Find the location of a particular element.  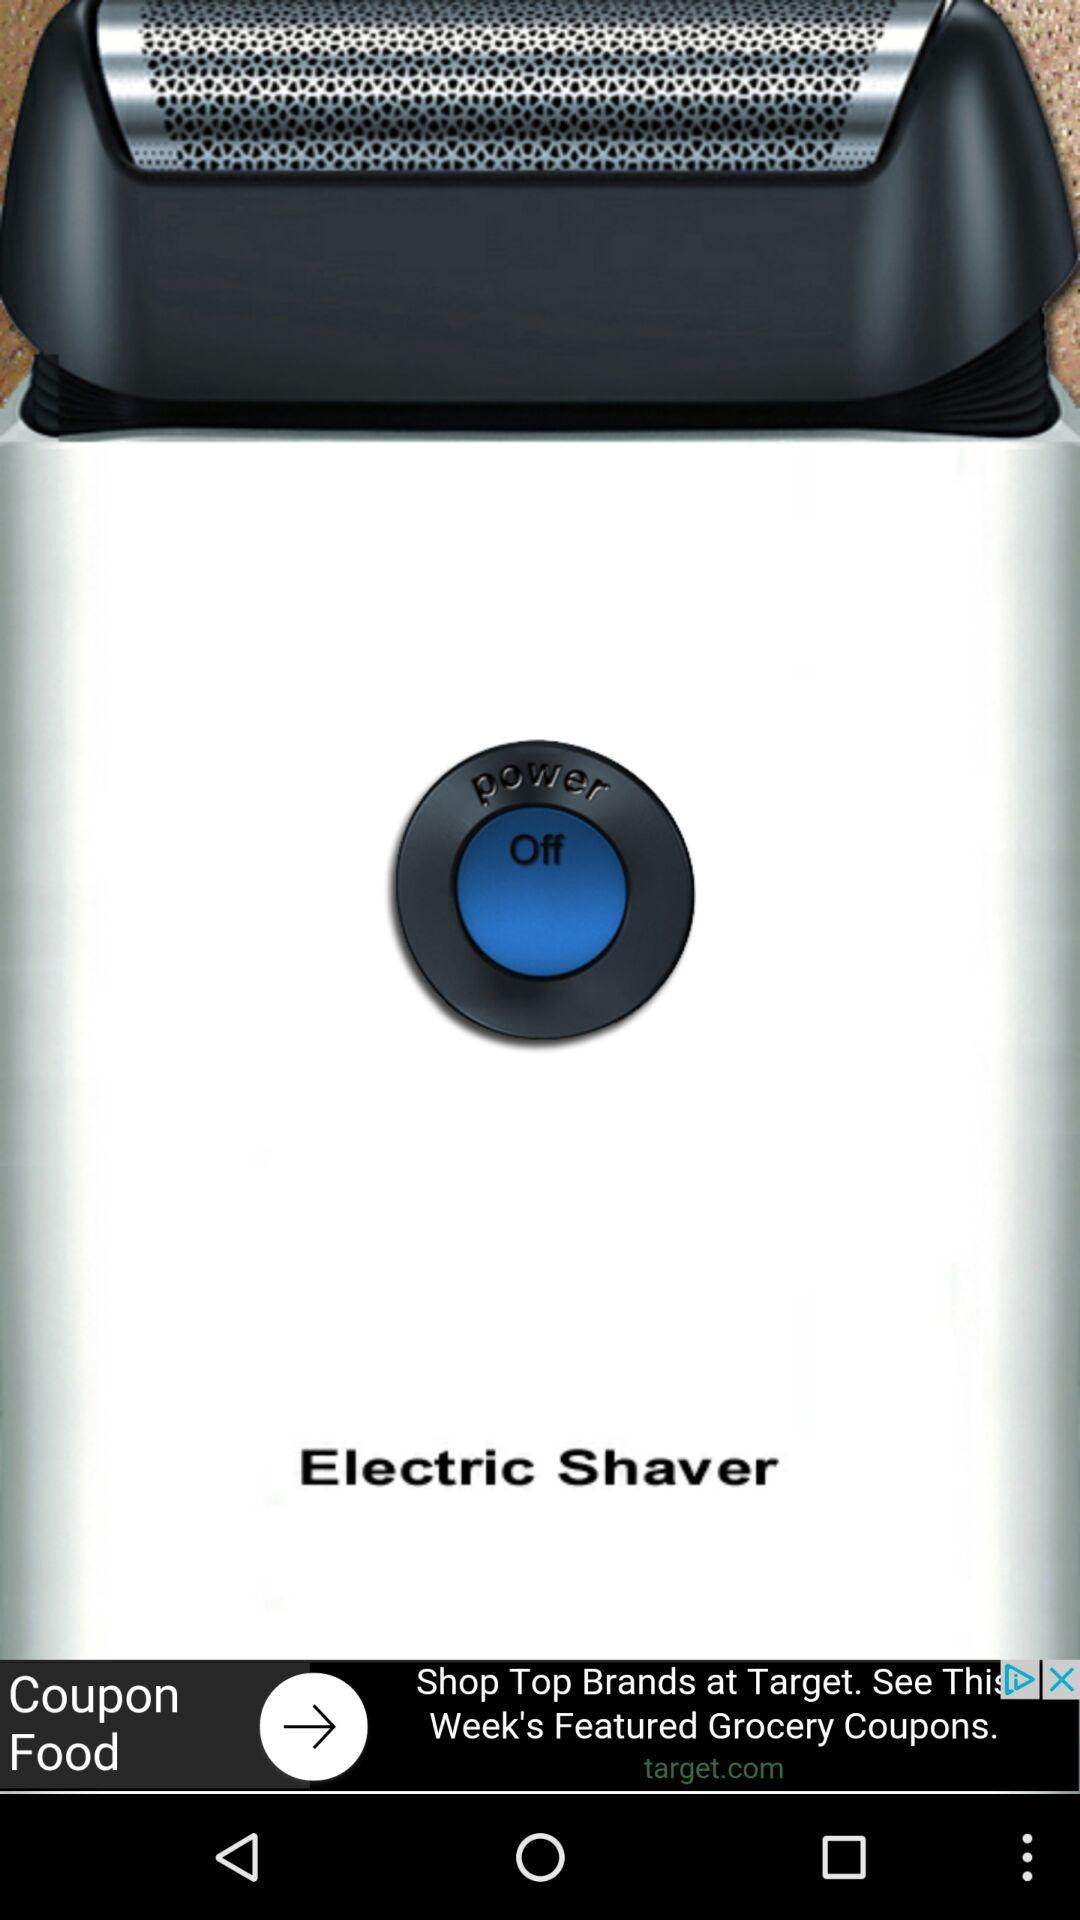

open advertisement is located at coordinates (540, 1724).